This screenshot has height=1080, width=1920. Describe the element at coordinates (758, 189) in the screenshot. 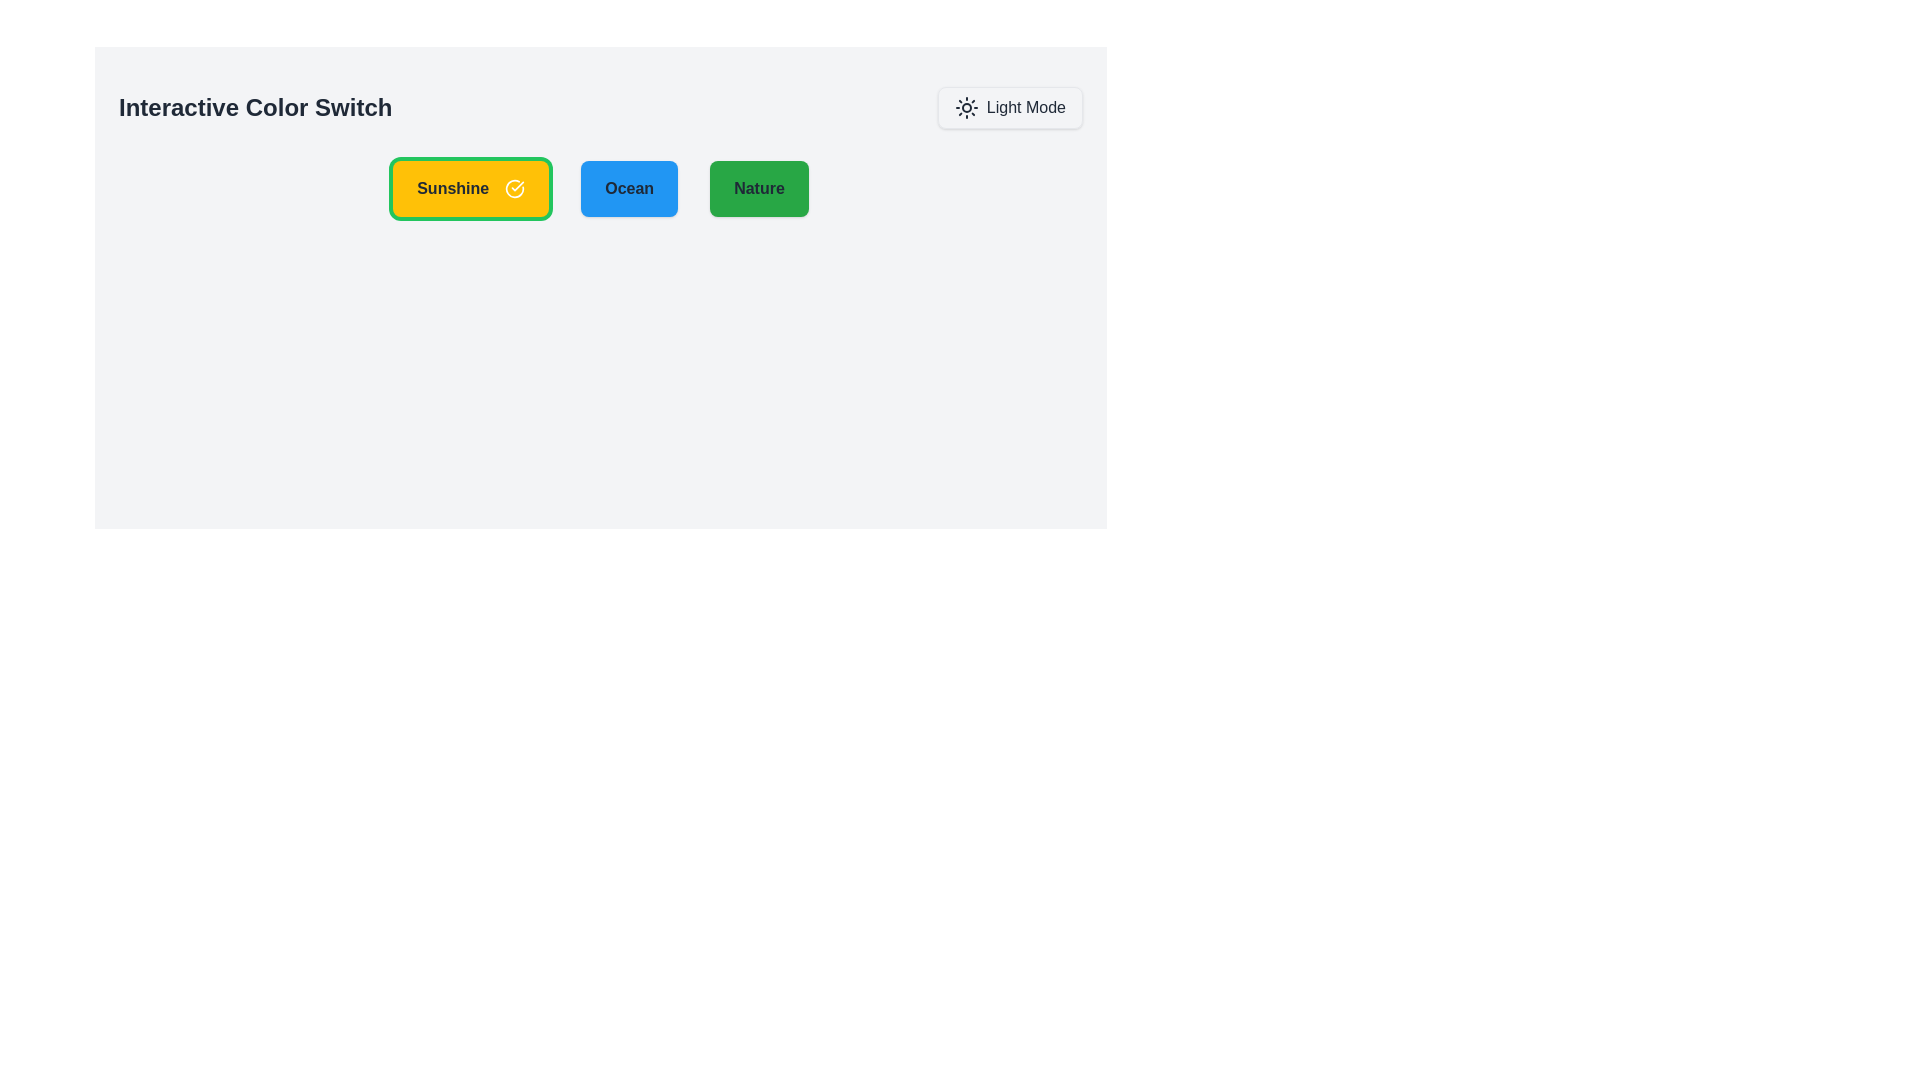

I see `the rounded rectangular button with a green background labeled 'Nature'` at that location.